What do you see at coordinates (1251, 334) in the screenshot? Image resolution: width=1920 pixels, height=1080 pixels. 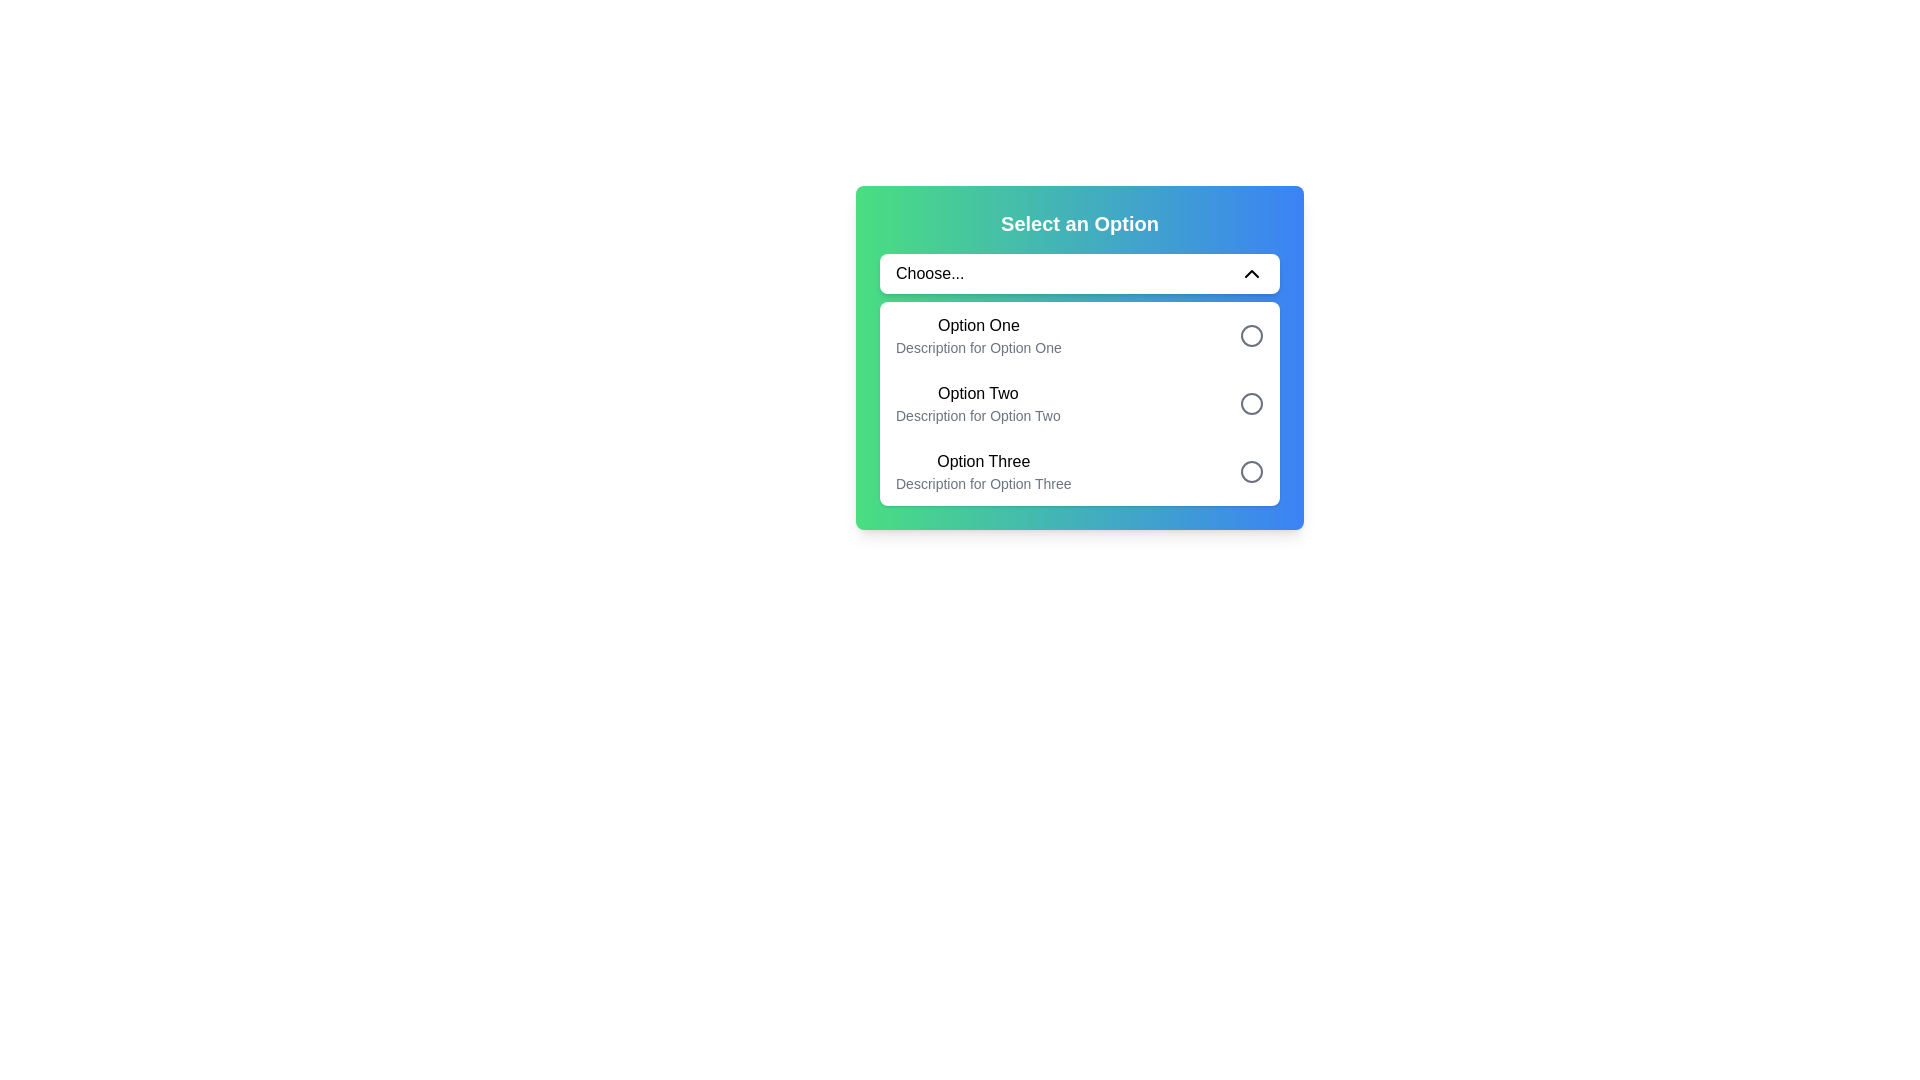 I see `the first radio button to the right of the text 'Option One'` at bounding box center [1251, 334].